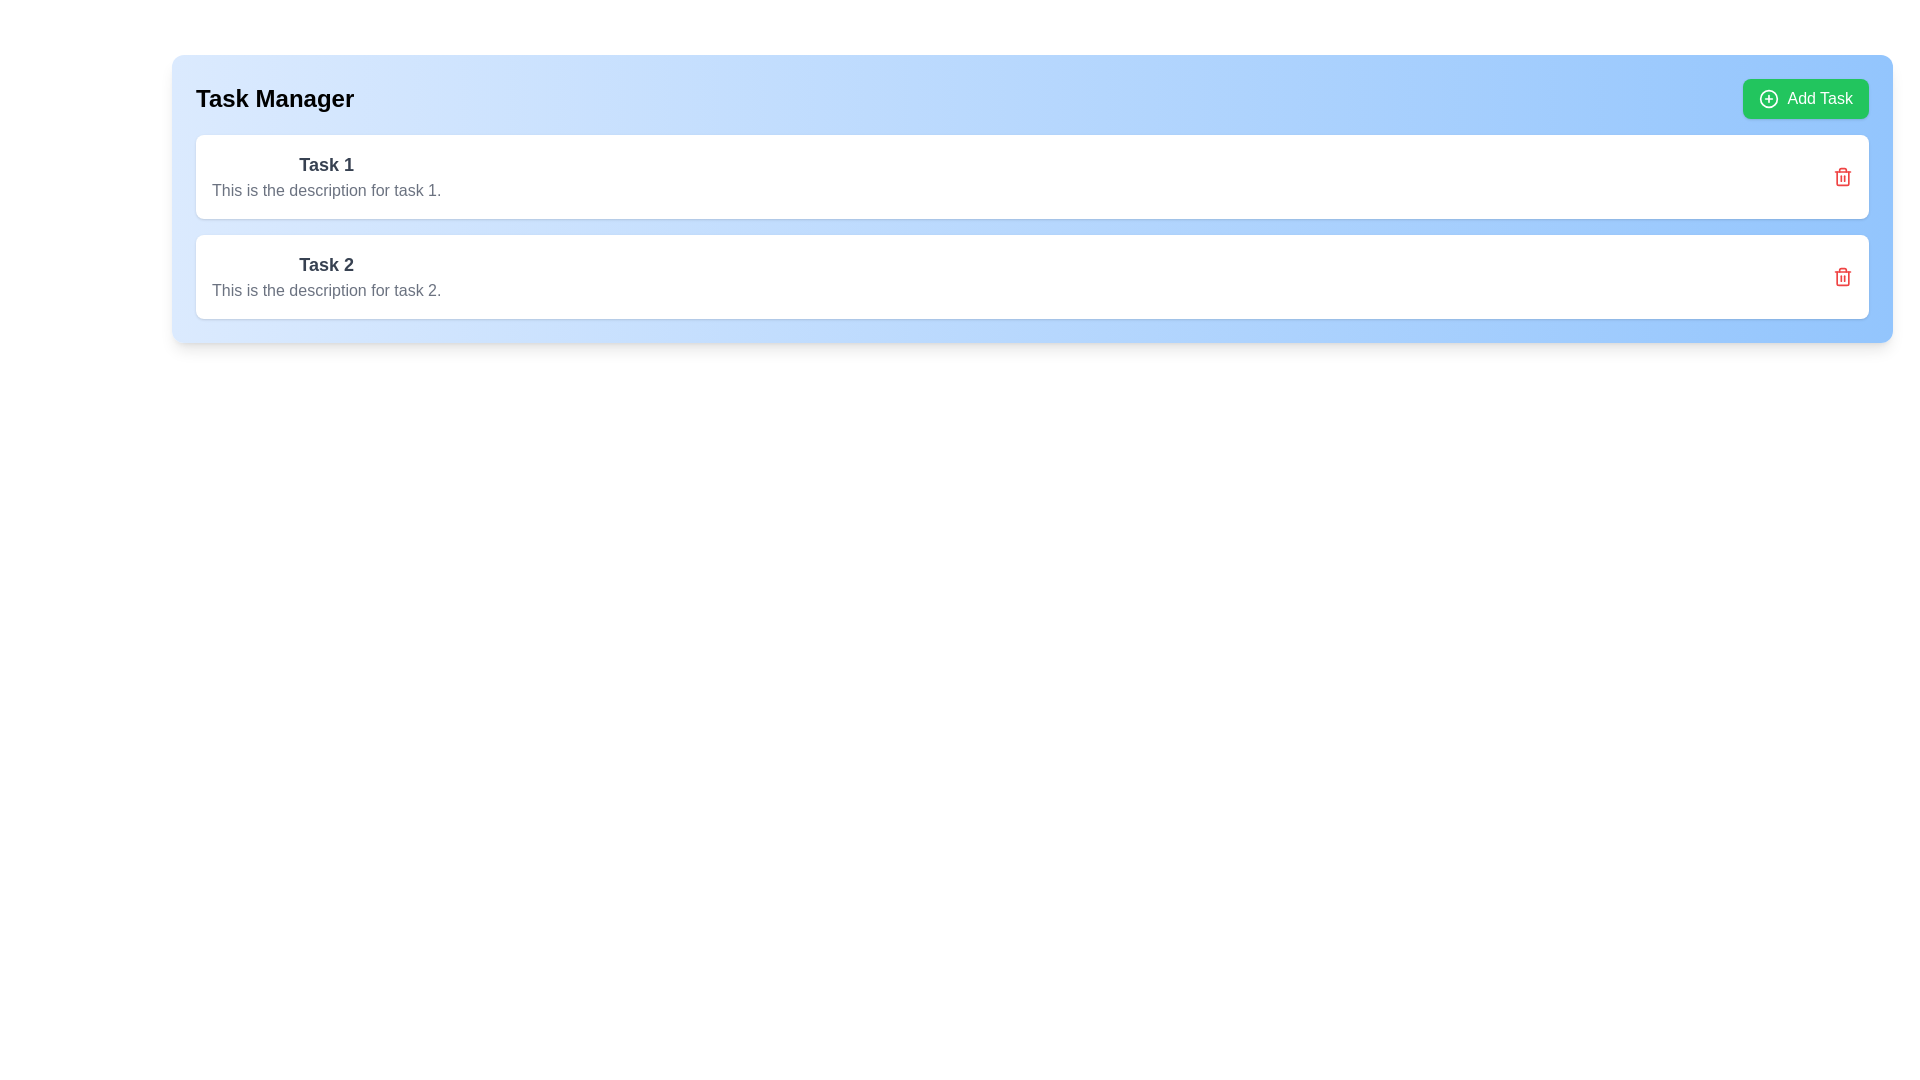 This screenshot has height=1080, width=1920. Describe the element at coordinates (274, 99) in the screenshot. I see `the 'Task Manager' text label, which is a bold, large font element located at the top-left area of the interface against a blue background` at that location.